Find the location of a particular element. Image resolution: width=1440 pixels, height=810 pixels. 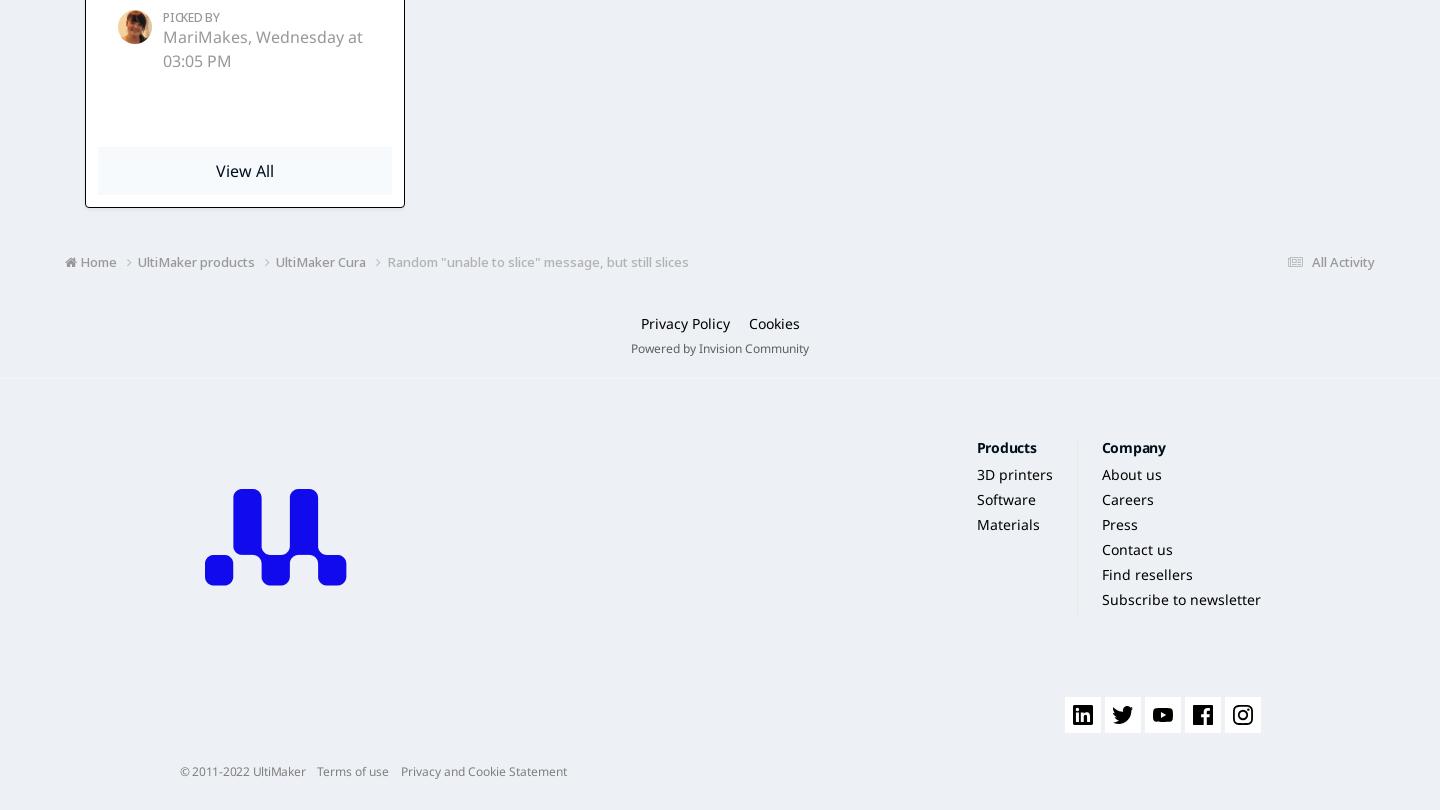

'UltiMaker Cura' is located at coordinates (275, 259).